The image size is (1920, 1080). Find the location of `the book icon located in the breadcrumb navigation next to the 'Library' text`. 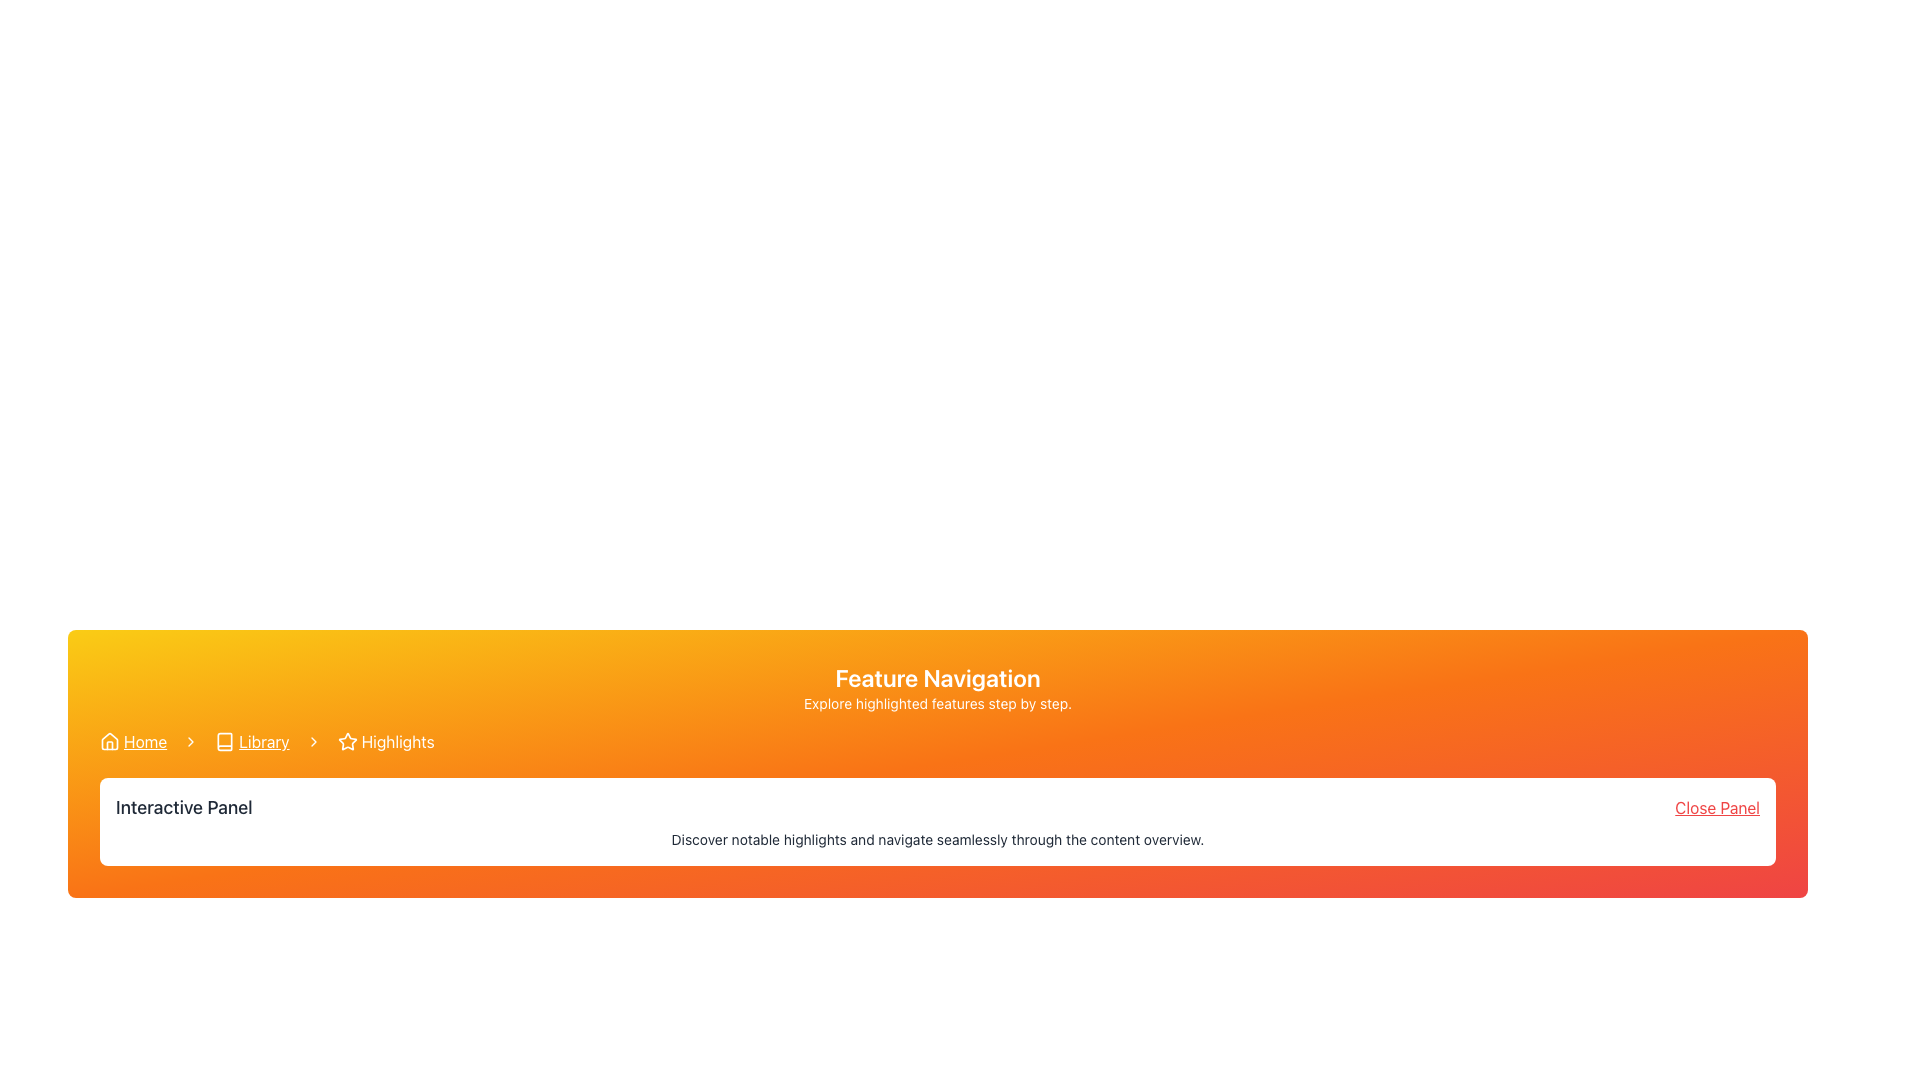

the book icon located in the breadcrumb navigation next to the 'Library' text is located at coordinates (225, 741).